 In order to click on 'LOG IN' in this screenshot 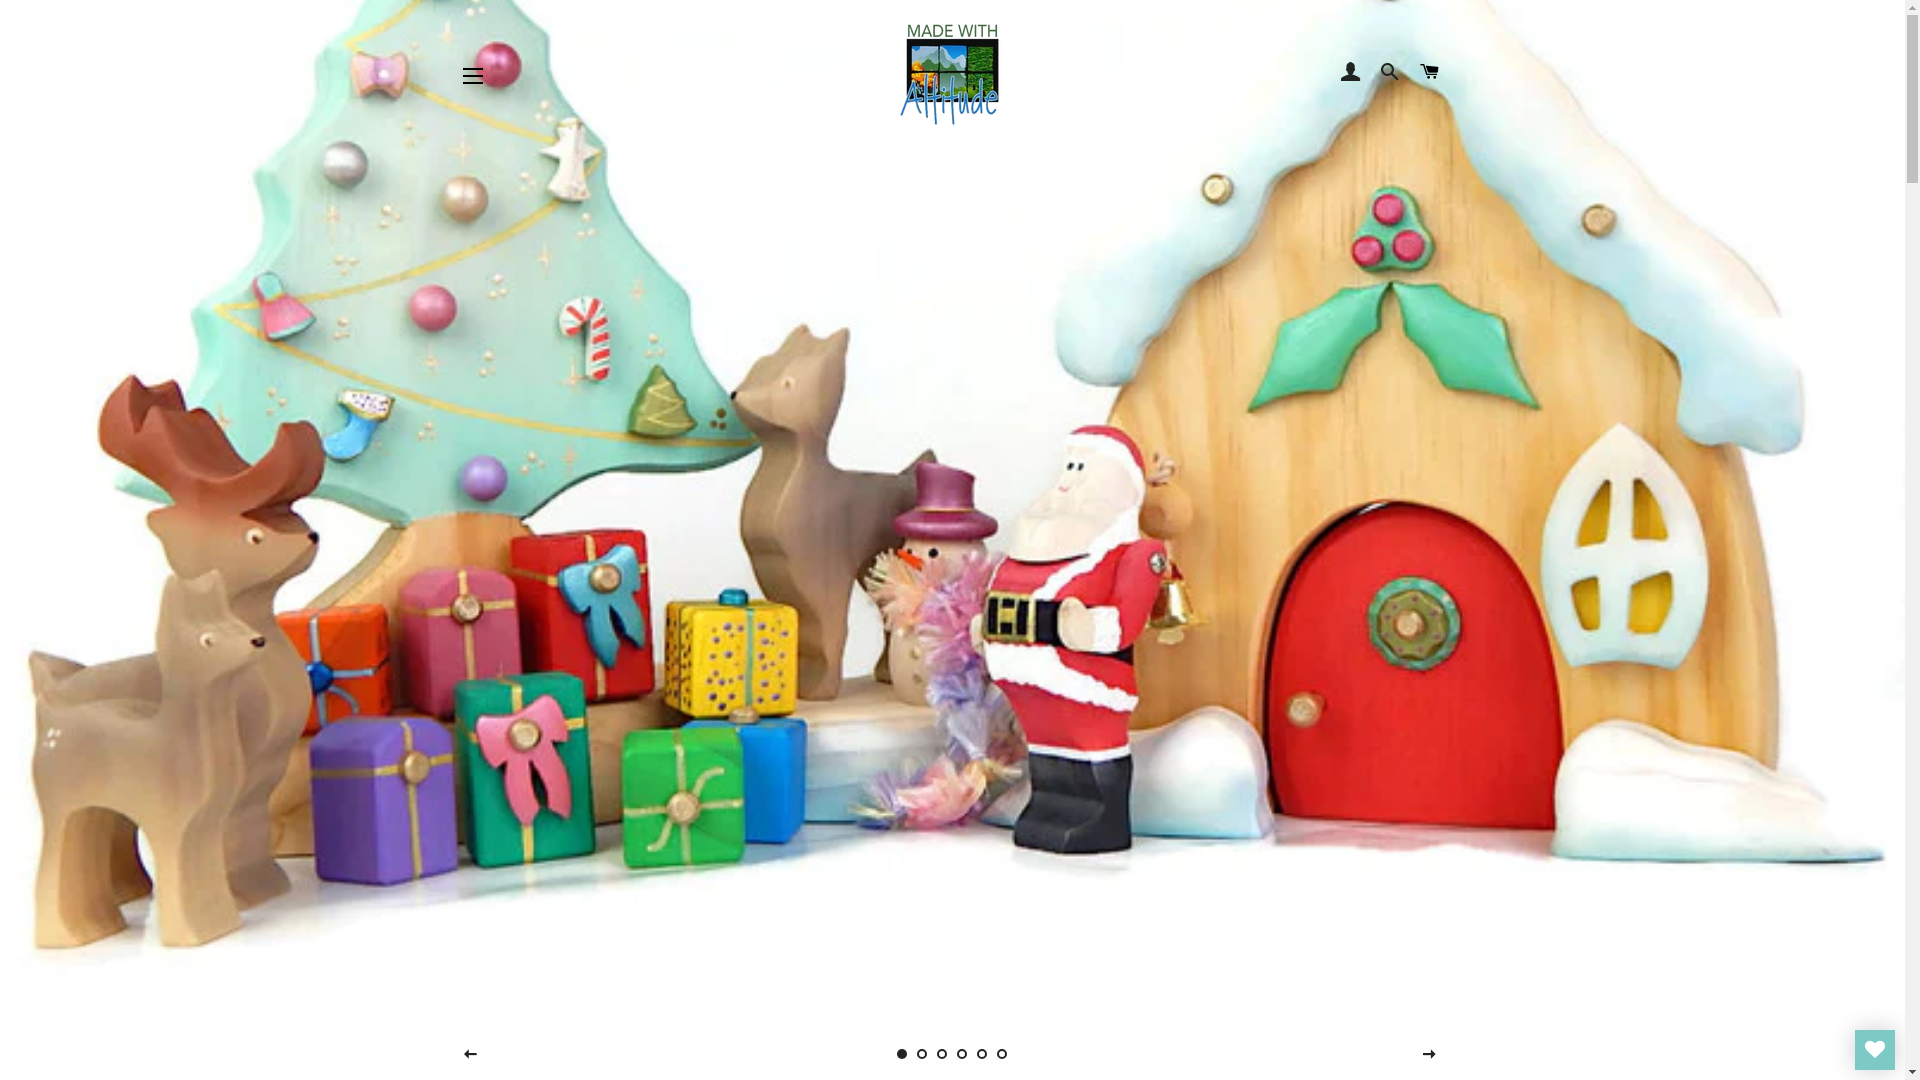, I will do `click(1350, 71)`.